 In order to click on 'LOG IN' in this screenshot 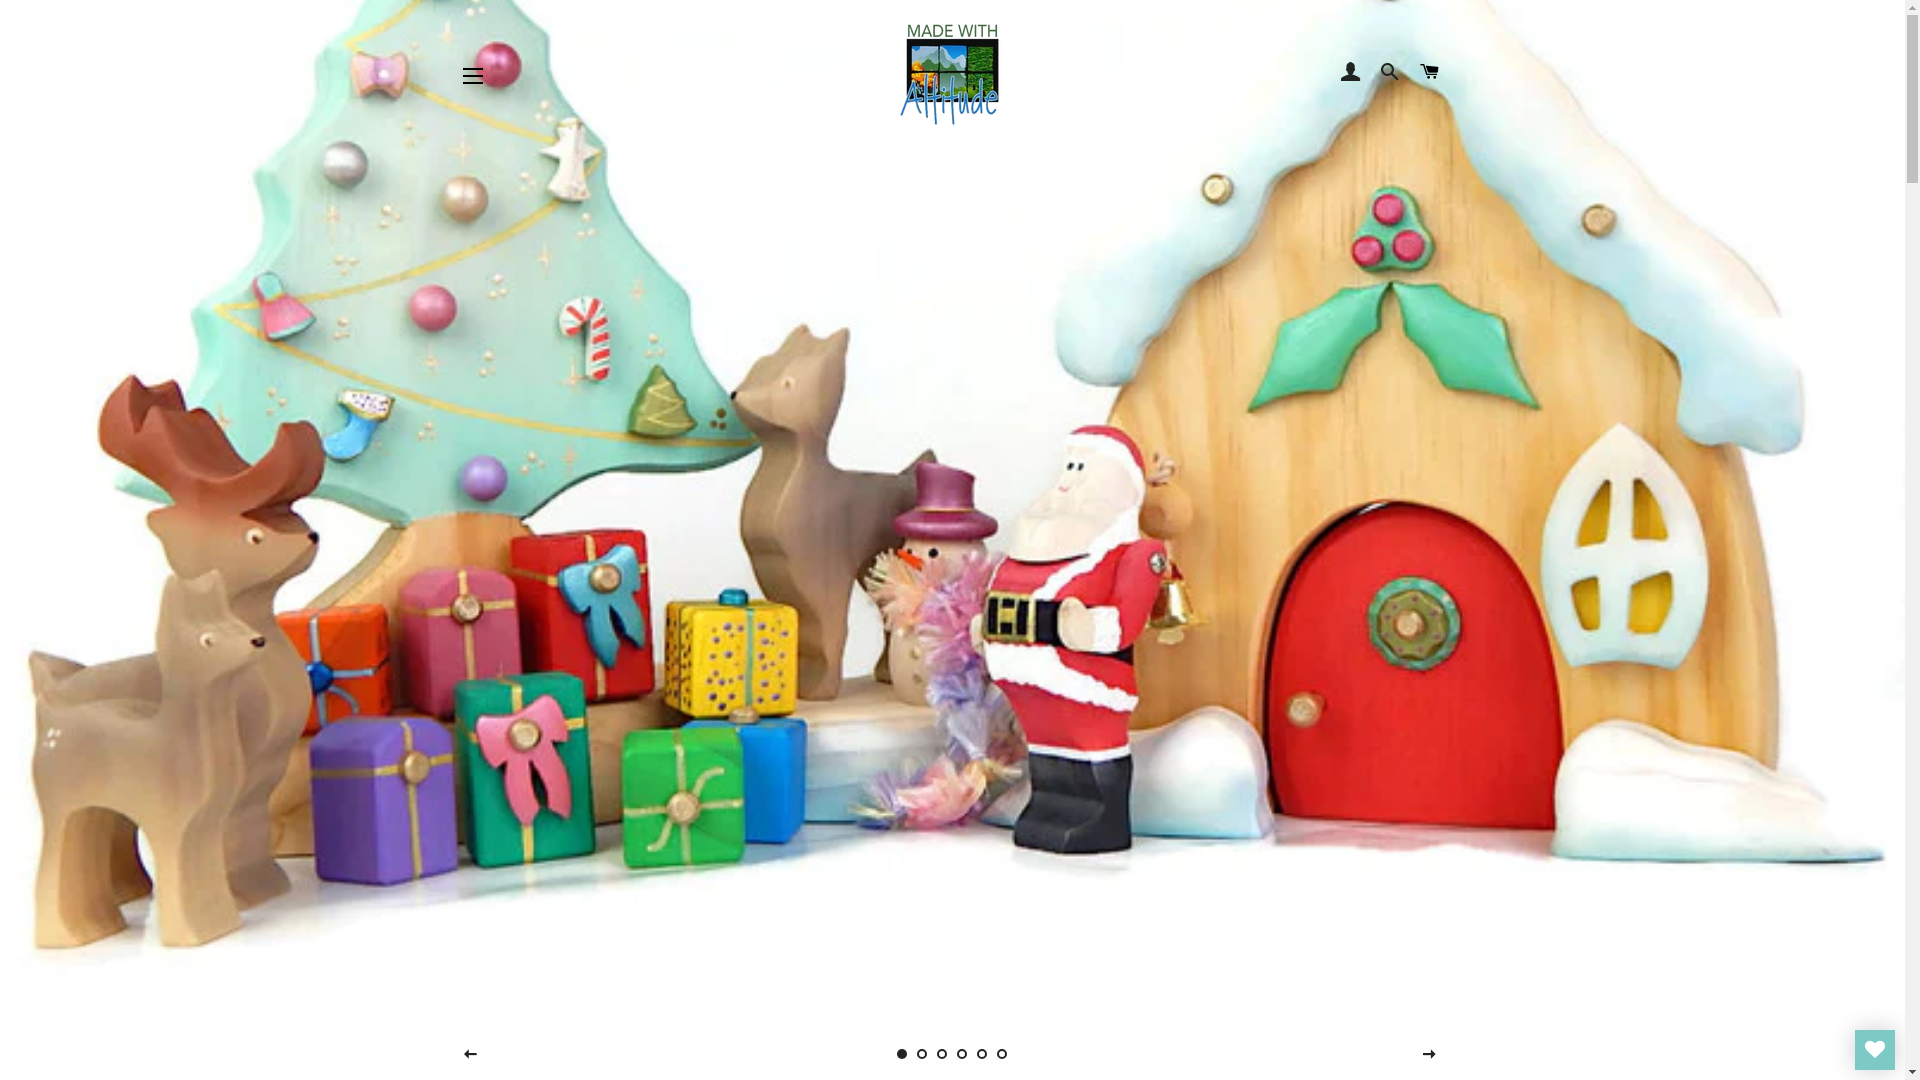, I will do `click(1350, 71)`.